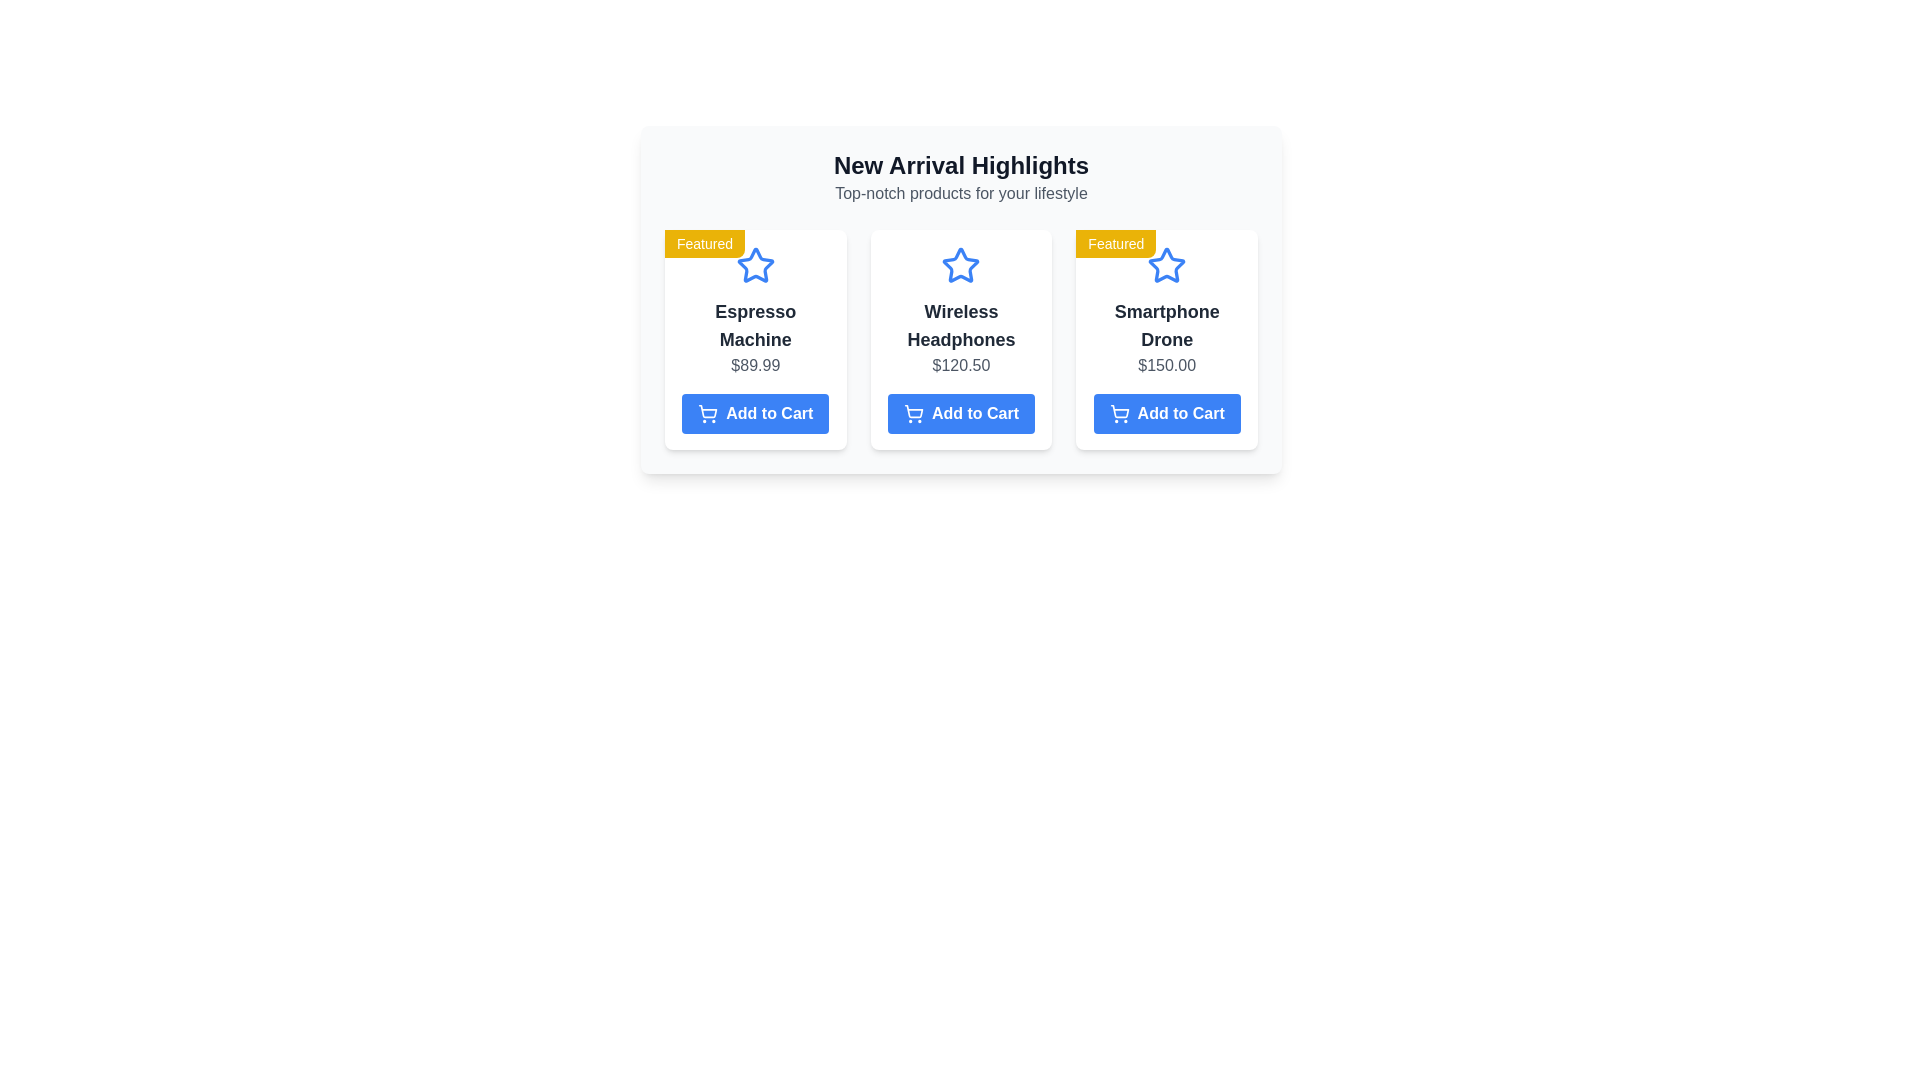  What do you see at coordinates (961, 338) in the screenshot?
I see `product title and price from the product card showcasing 'Wireless Headphones', which is the second card in a grid layout of three product cards` at bounding box center [961, 338].